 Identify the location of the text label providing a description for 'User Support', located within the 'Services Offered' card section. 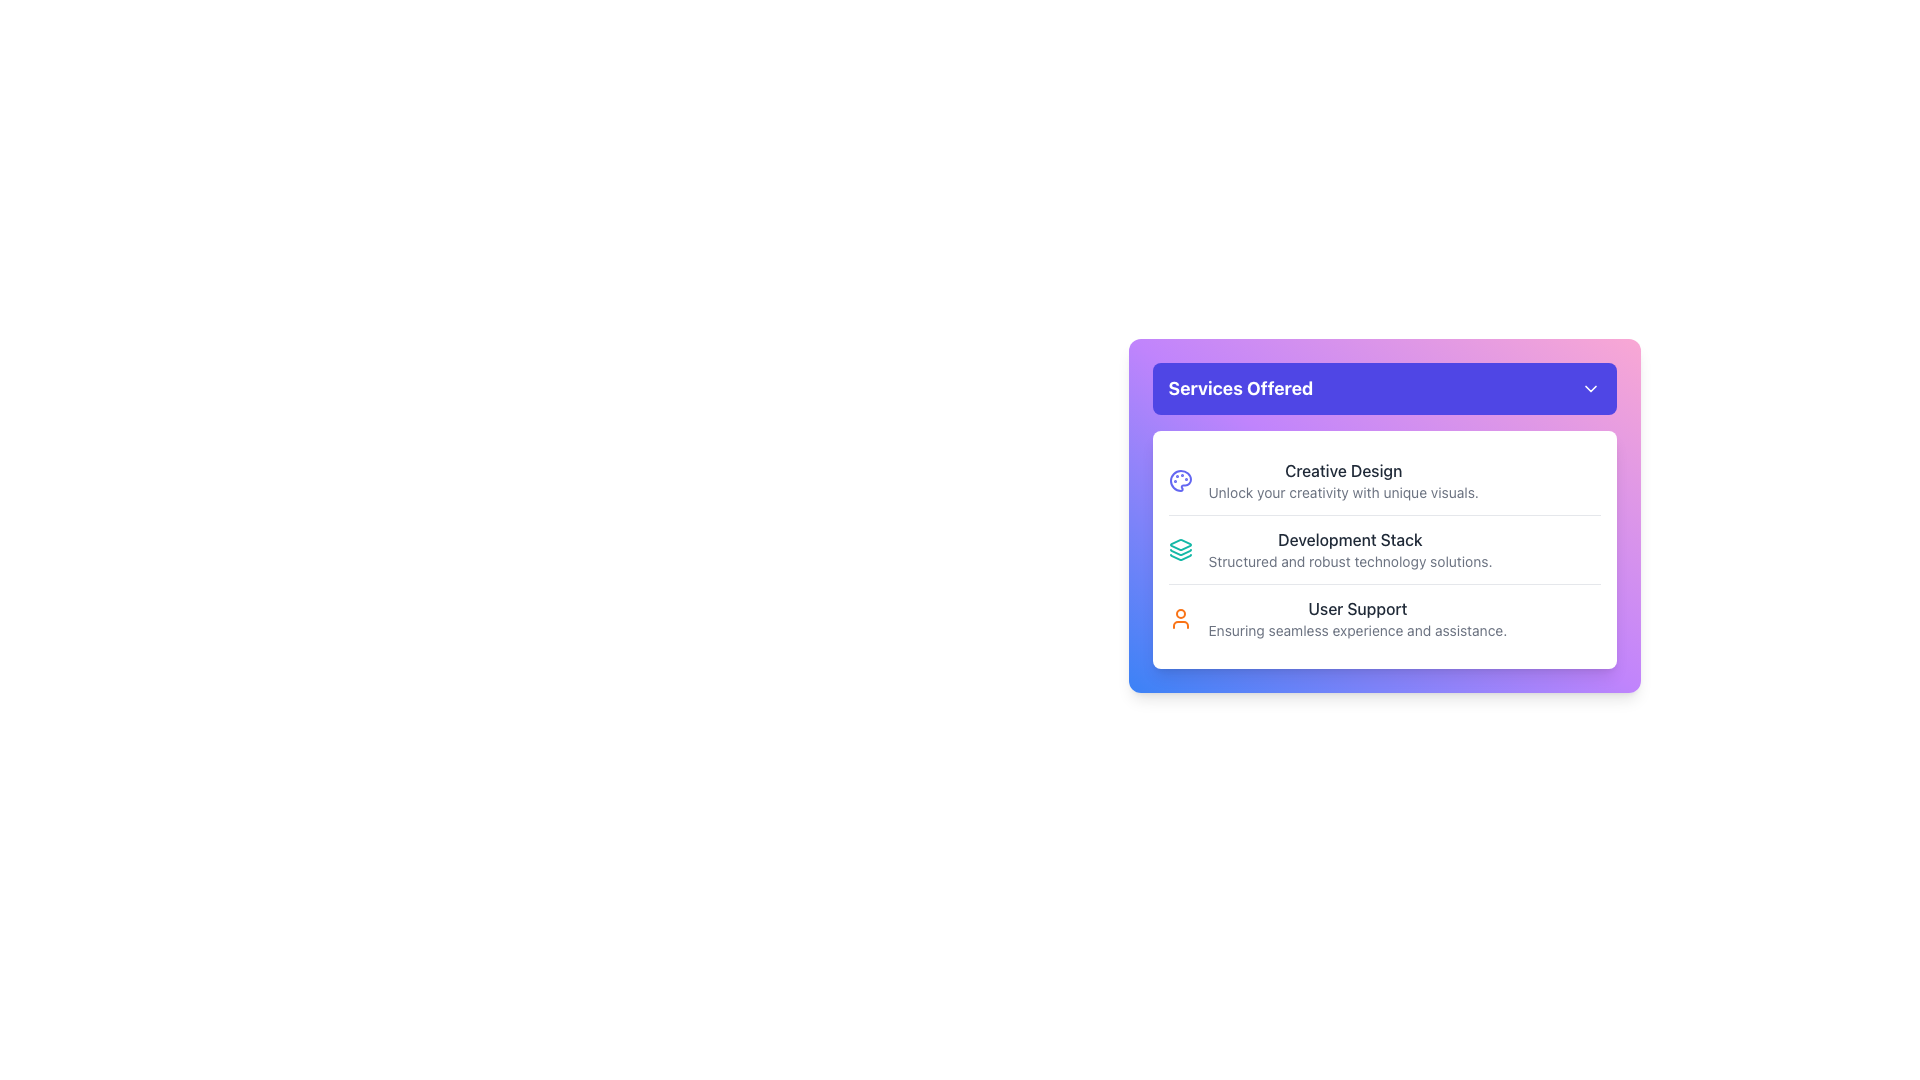
(1357, 631).